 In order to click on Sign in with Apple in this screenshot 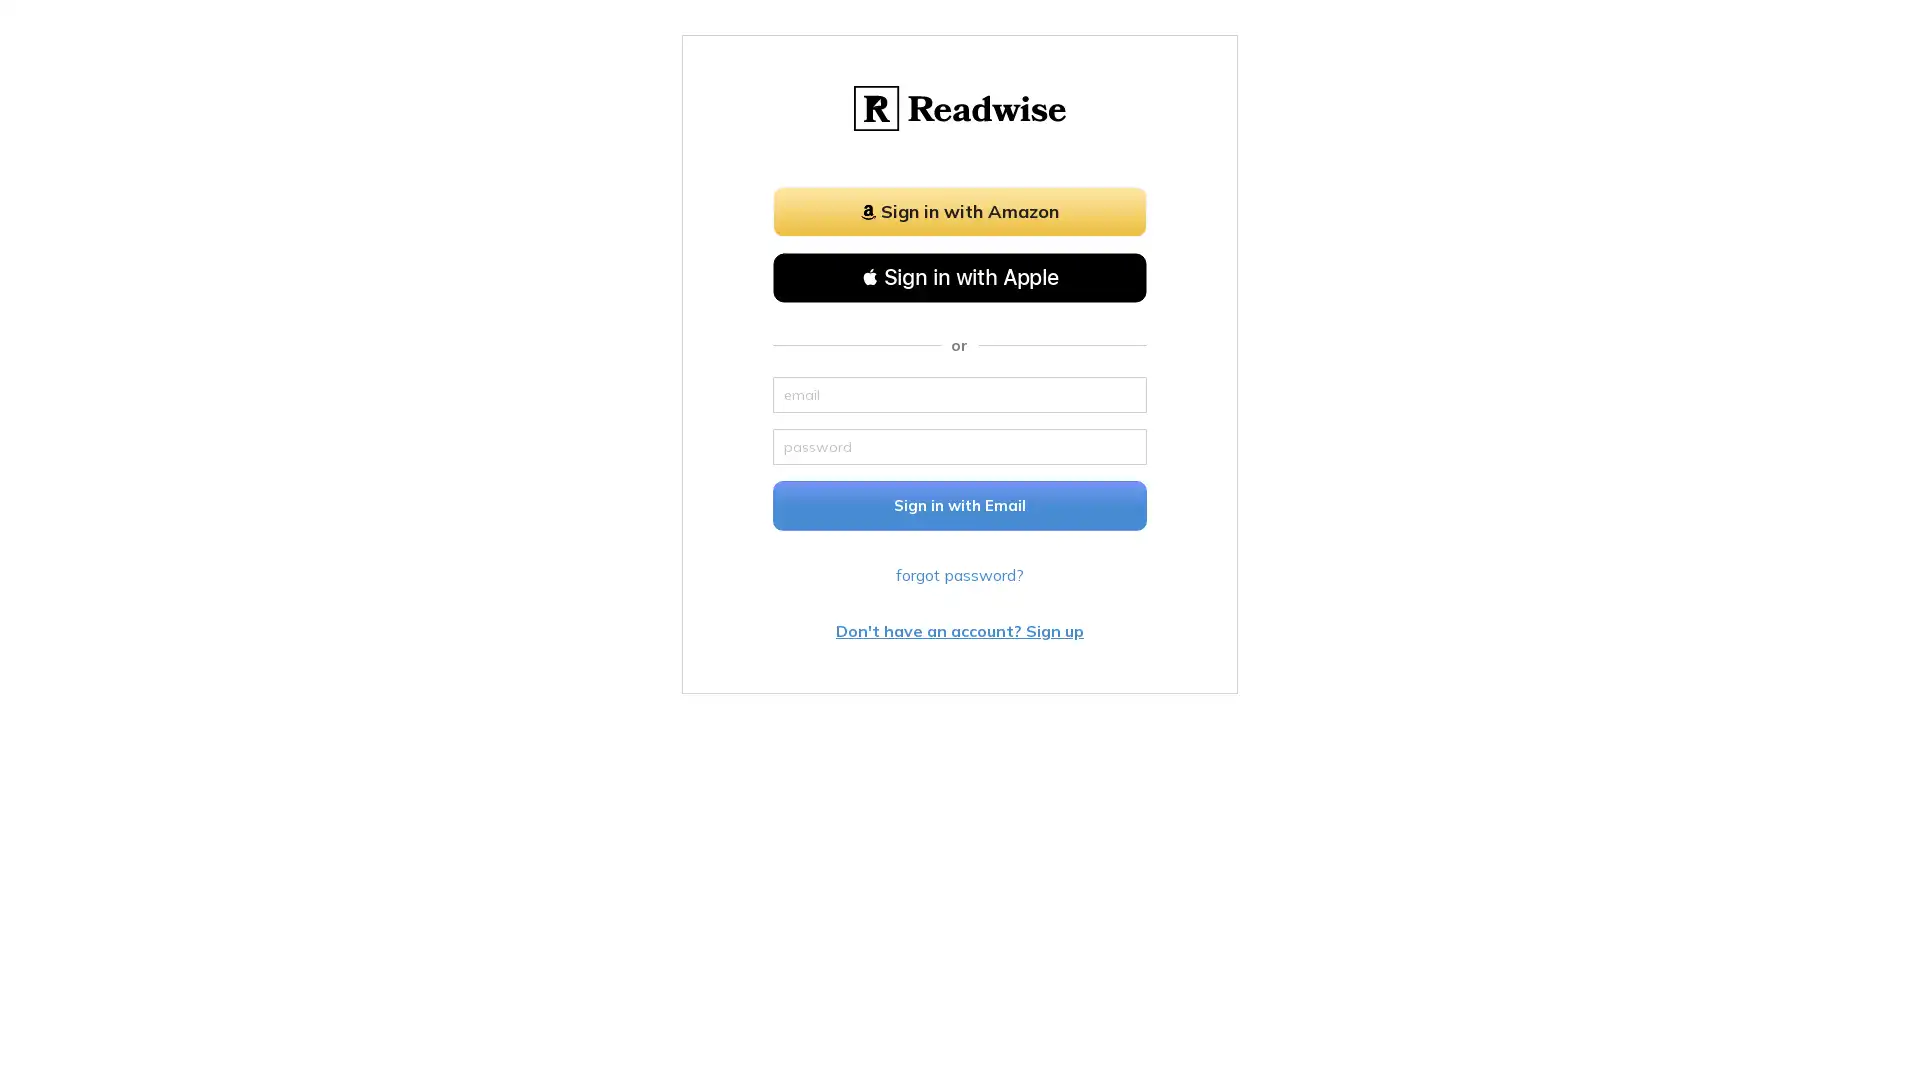, I will do `click(960, 277)`.